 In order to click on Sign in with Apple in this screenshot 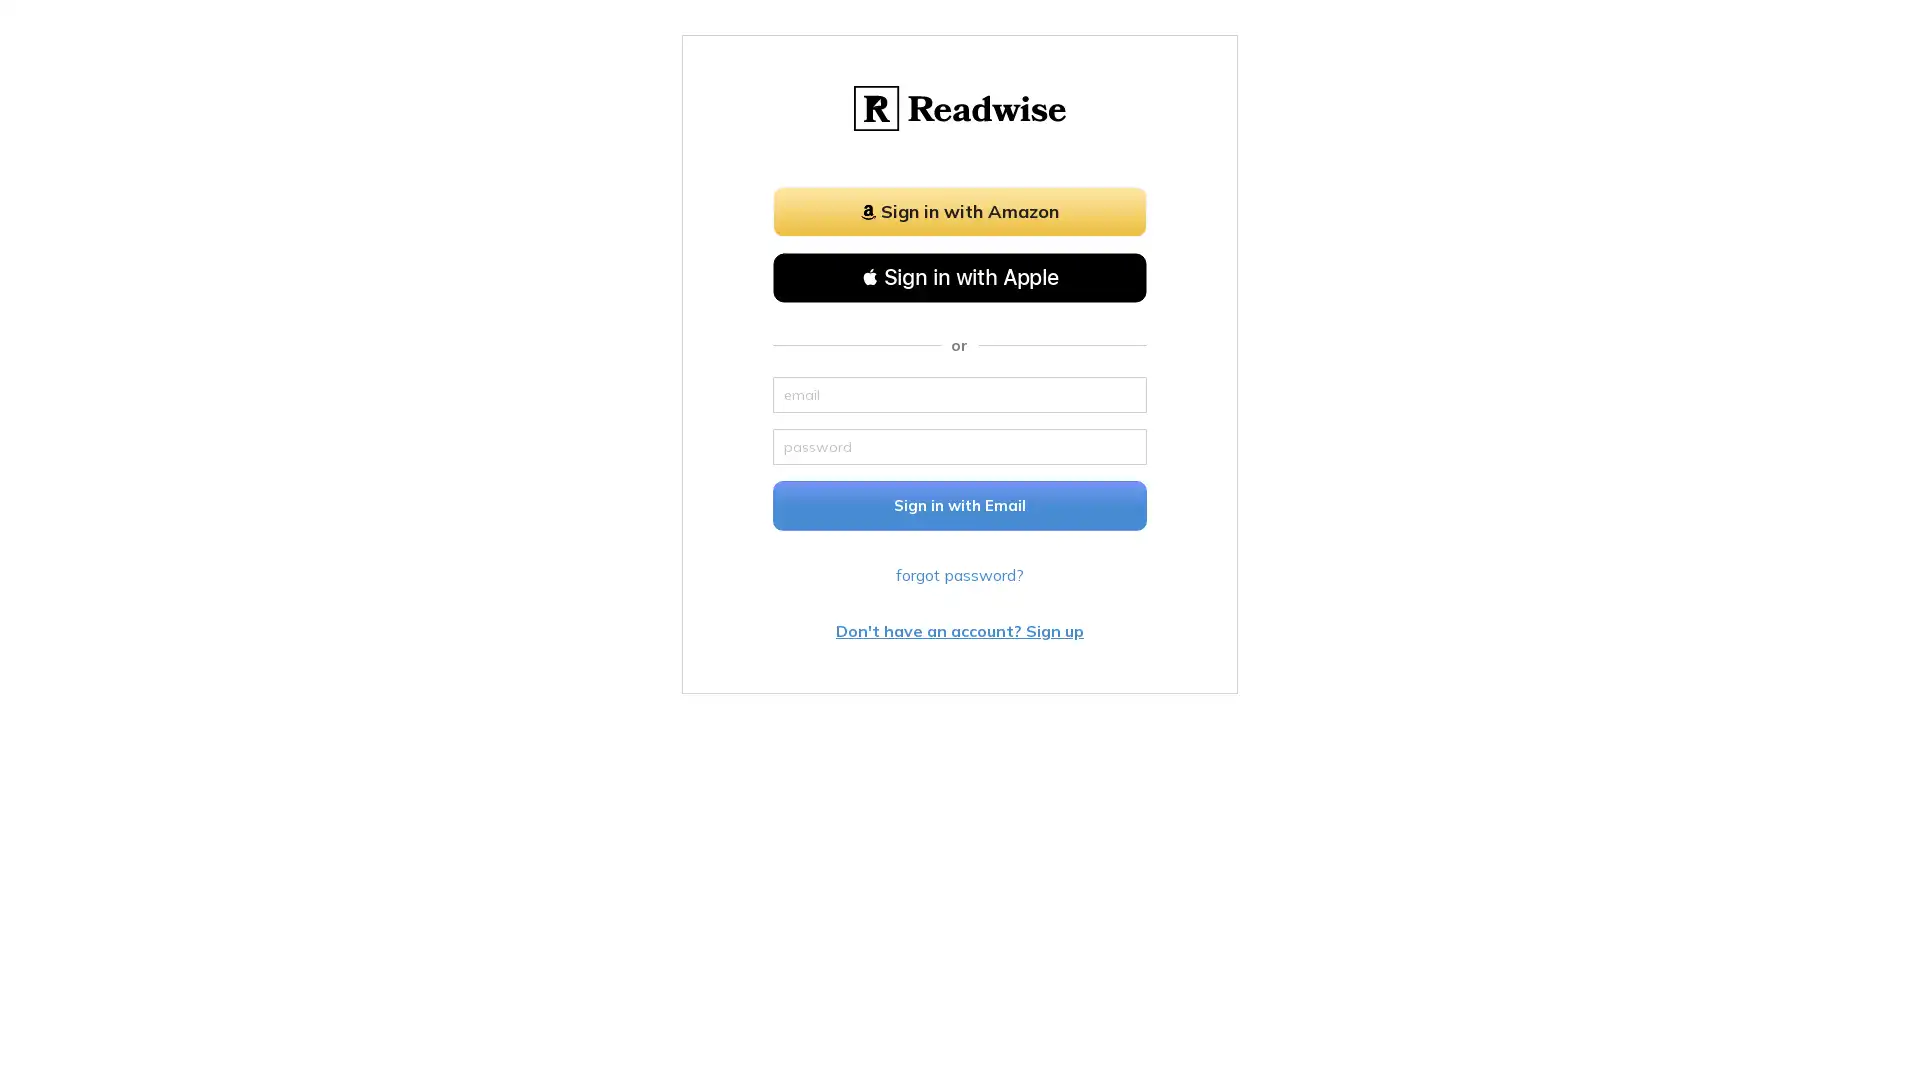, I will do `click(960, 277)`.